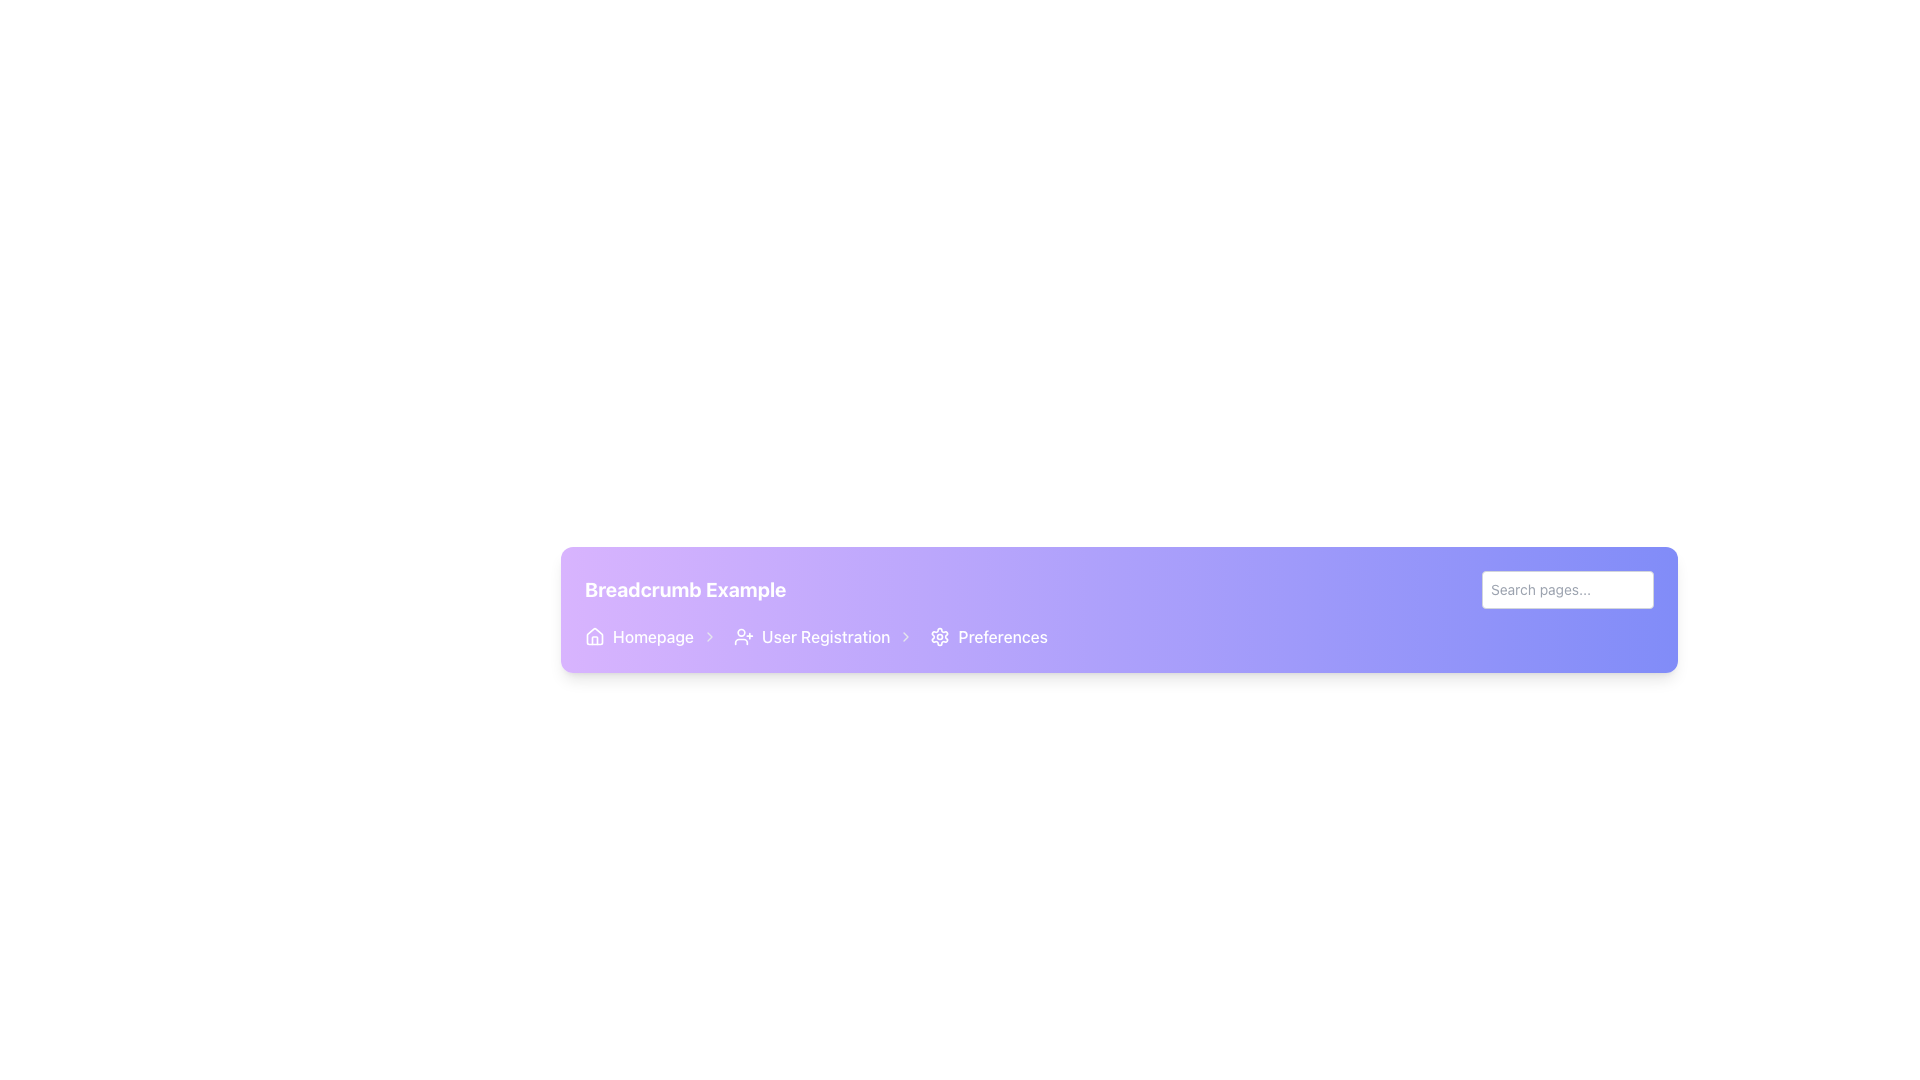  I want to click on the third item in the breadcrumb navigation structure, which is an interactive text link directing to the 'User Registration' section, so click(826, 636).